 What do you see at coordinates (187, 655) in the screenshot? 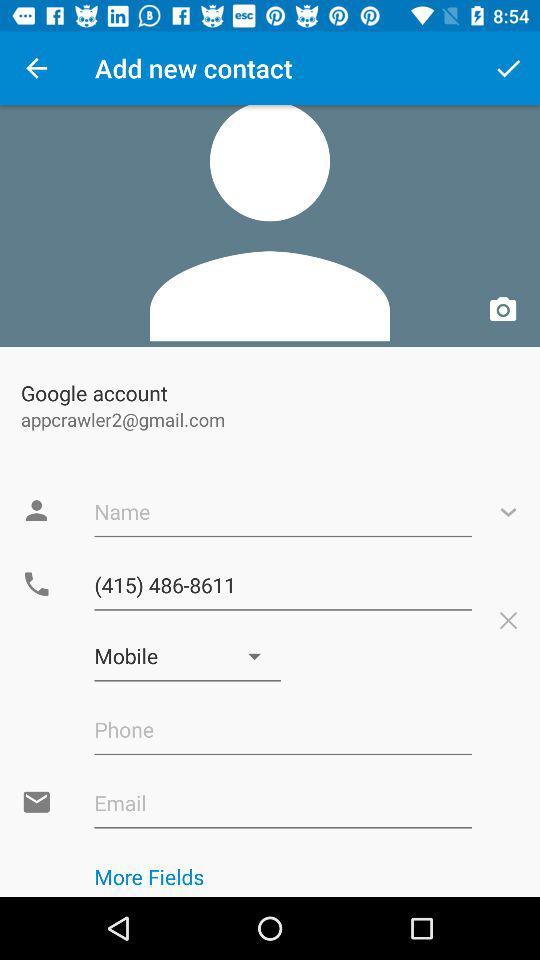
I see `the text mobile` at bounding box center [187, 655].